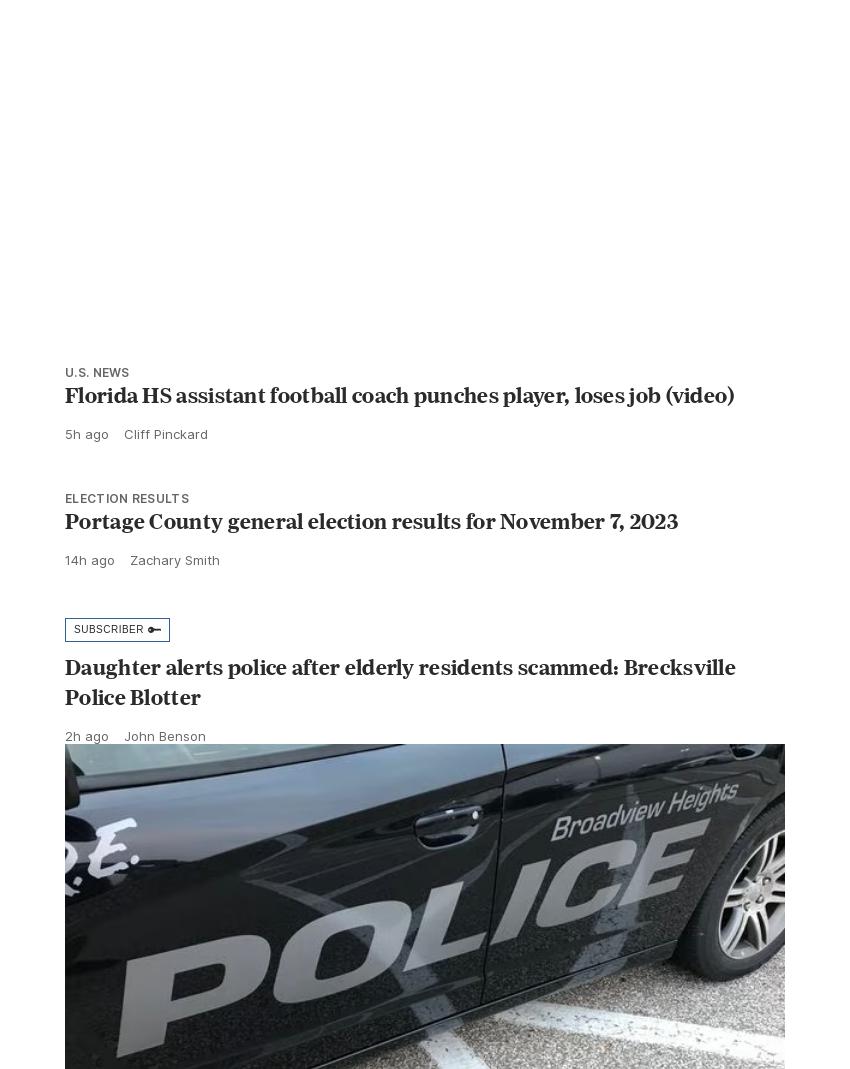  I want to click on 'Daughter alerts police after elderly residents scammed: Brecksville Police Blotter', so click(400, 724).